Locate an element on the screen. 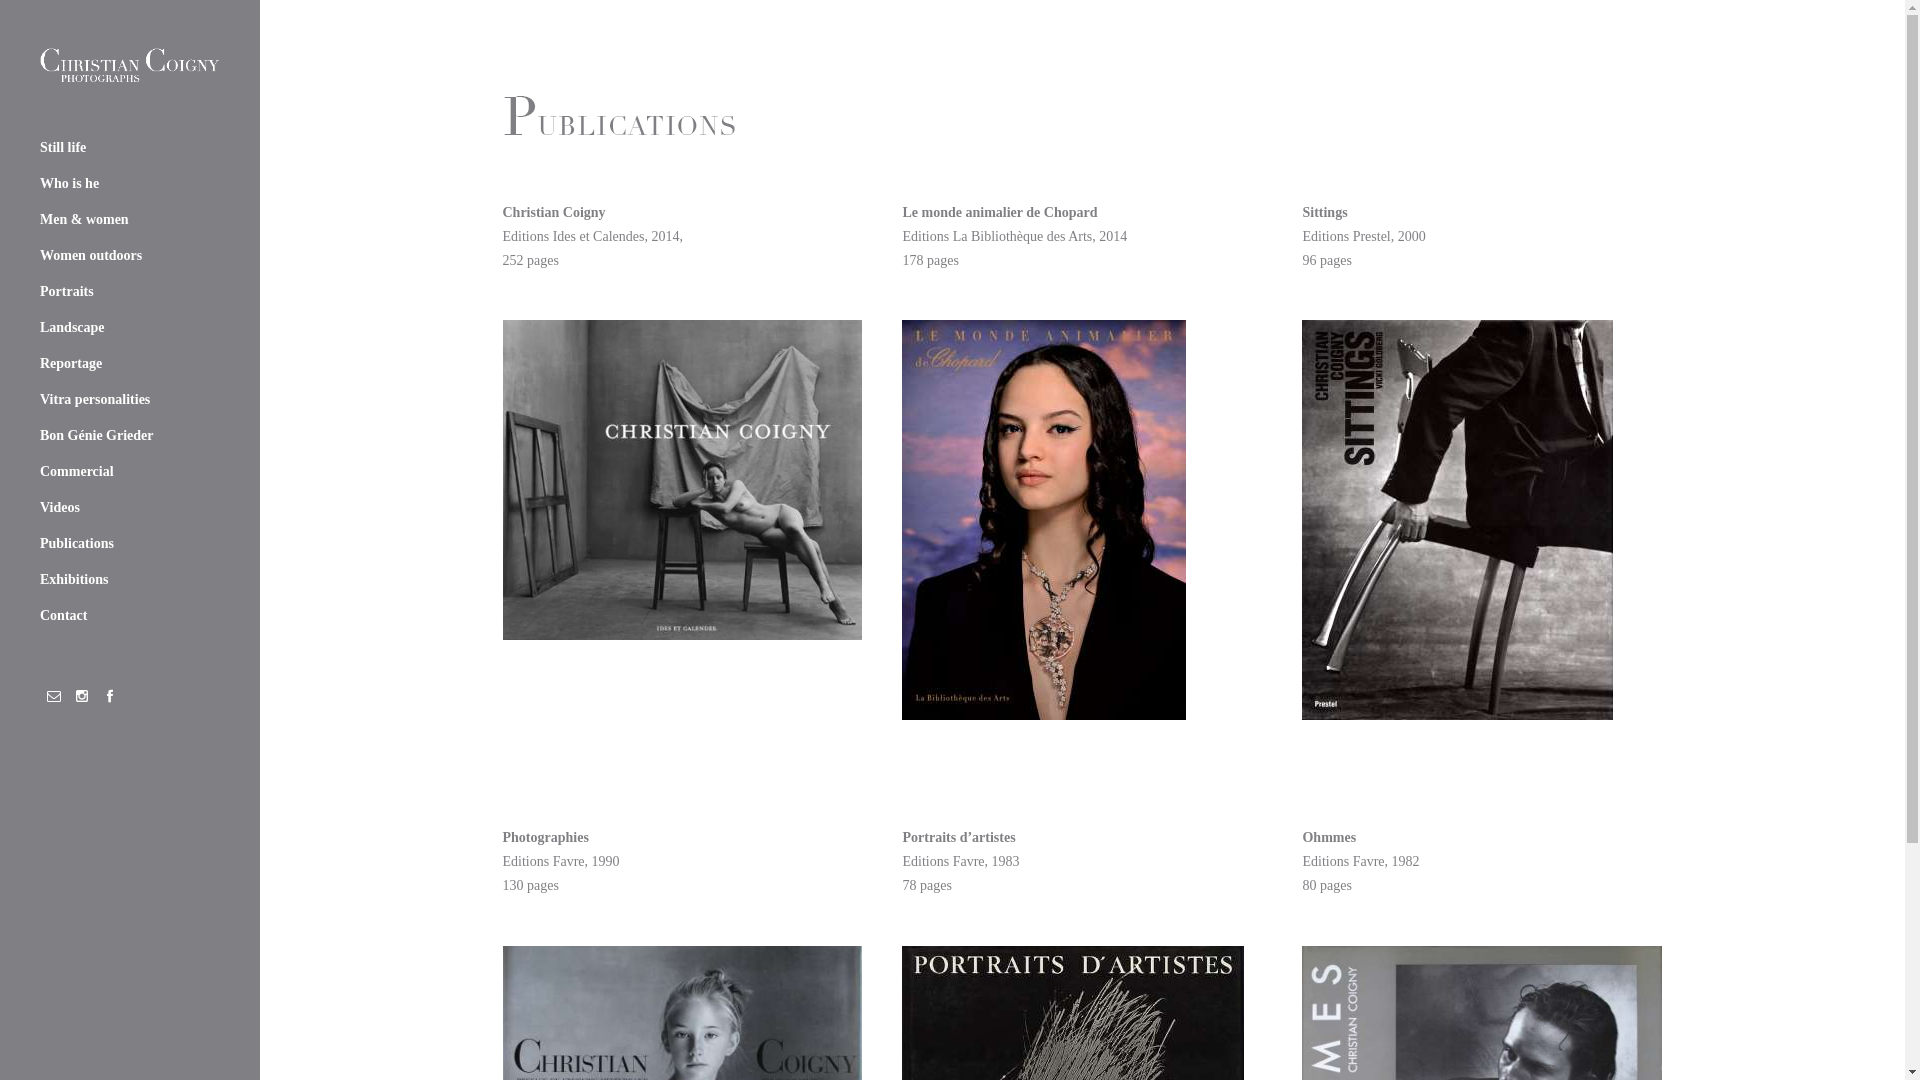 This screenshot has height=1080, width=1920. 'Exhibitions' is located at coordinates (128, 579).